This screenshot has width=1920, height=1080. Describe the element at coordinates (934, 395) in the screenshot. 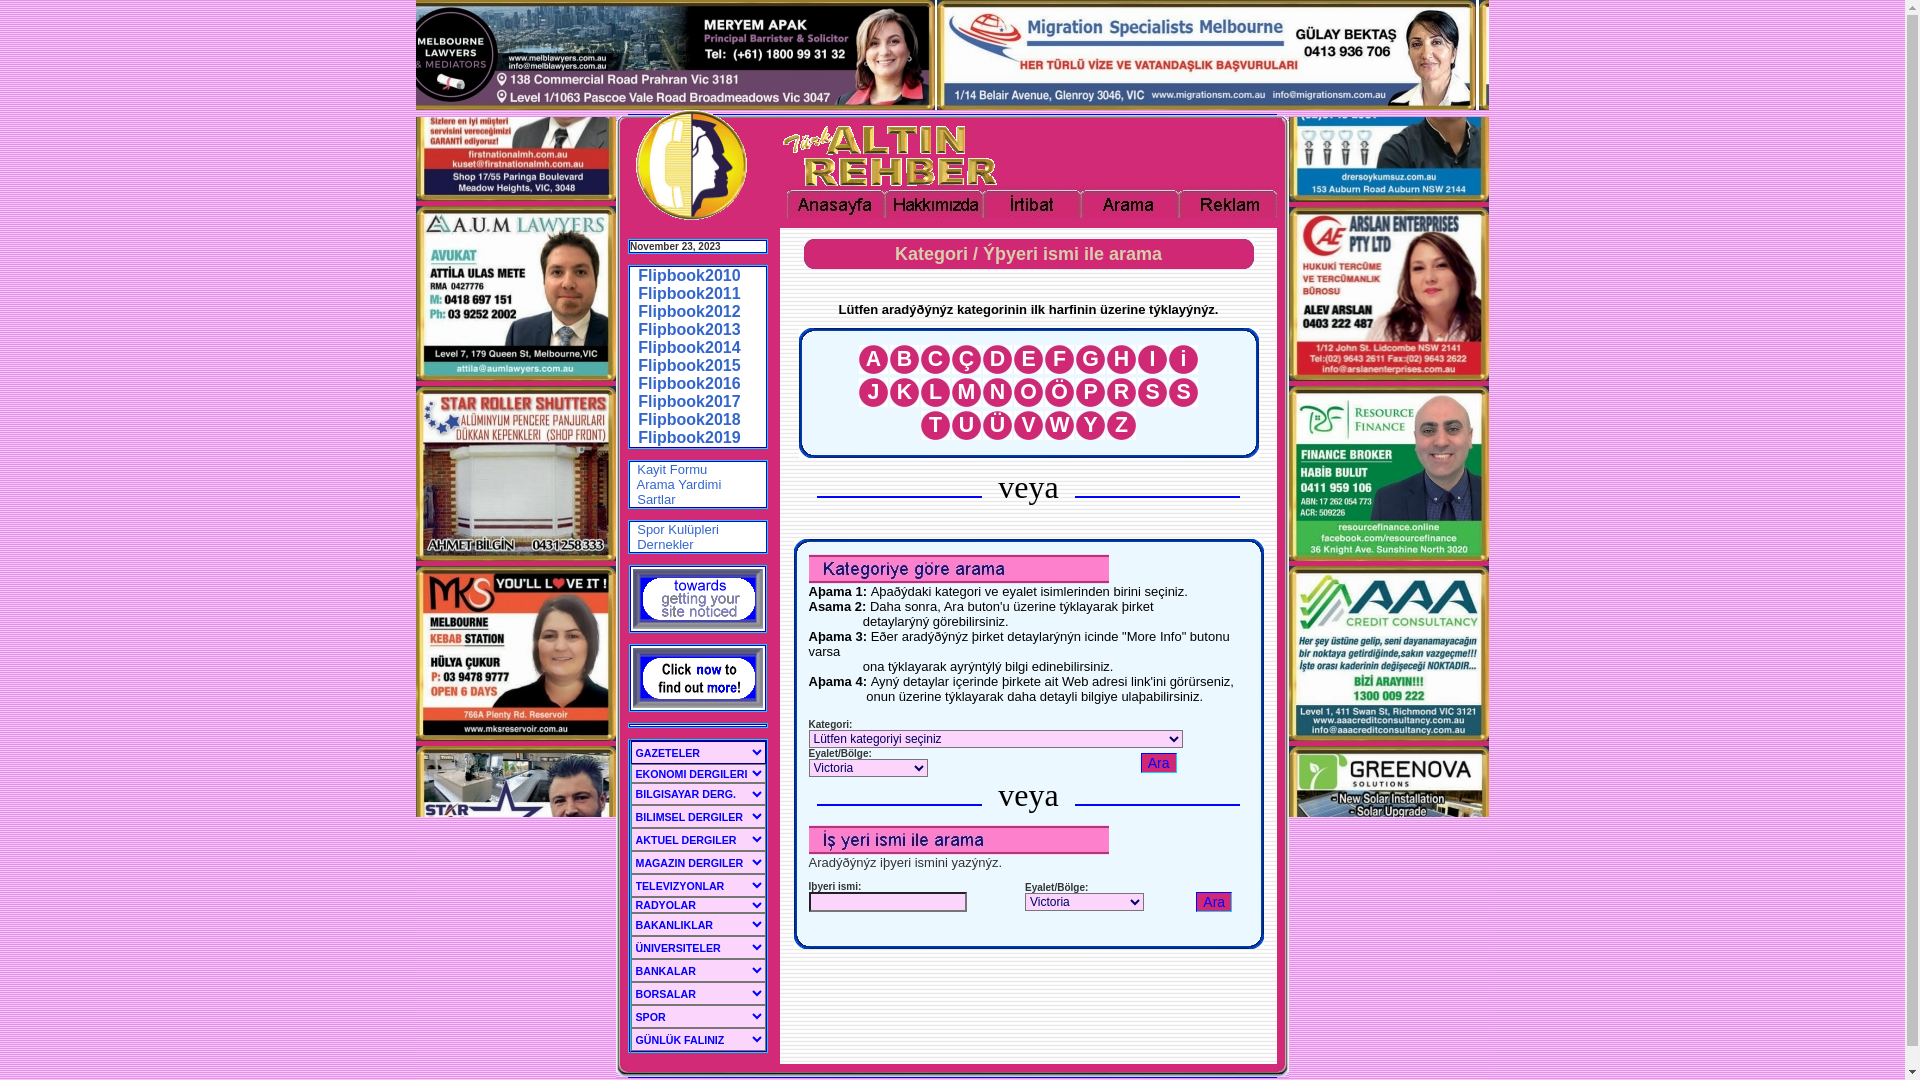

I see `'L'` at that location.